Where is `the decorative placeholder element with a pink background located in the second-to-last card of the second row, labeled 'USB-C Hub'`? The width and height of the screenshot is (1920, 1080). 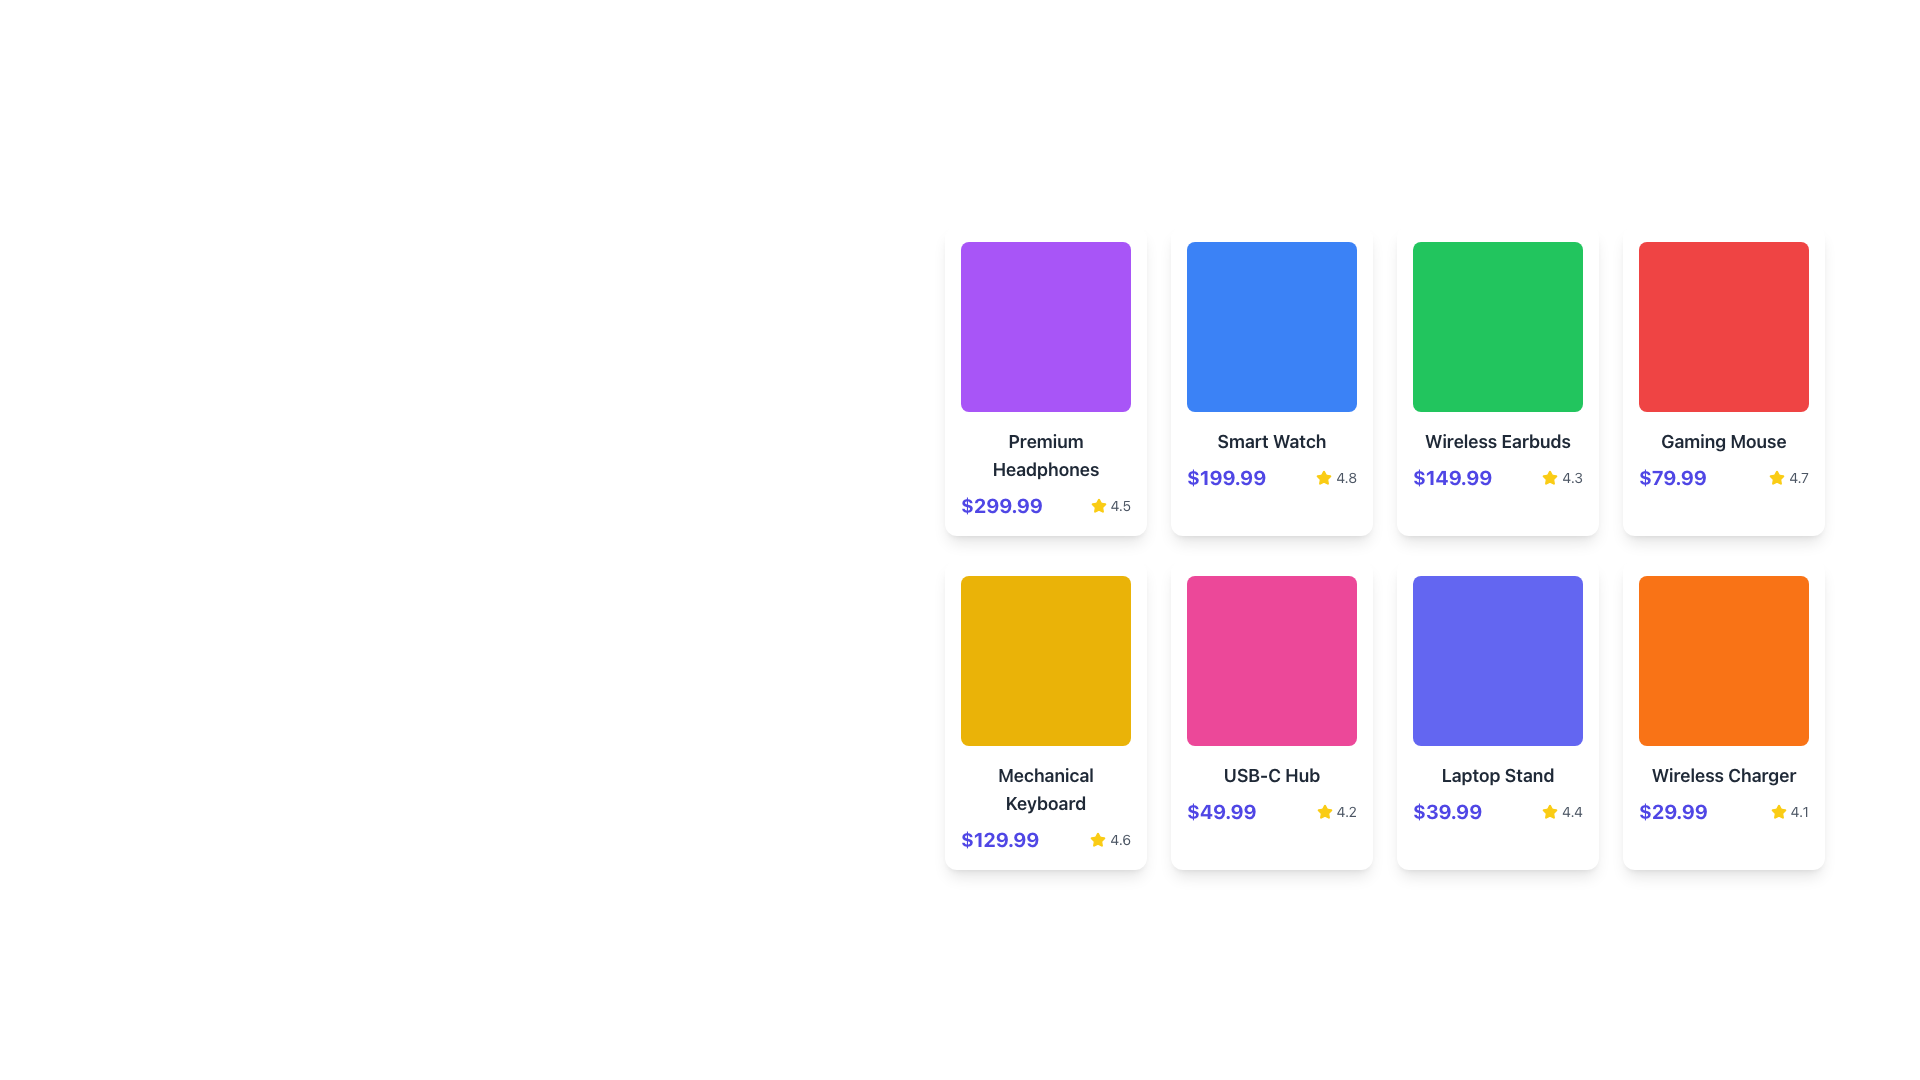
the decorative placeholder element with a pink background located in the second-to-last card of the second row, labeled 'USB-C Hub' is located at coordinates (1271, 660).